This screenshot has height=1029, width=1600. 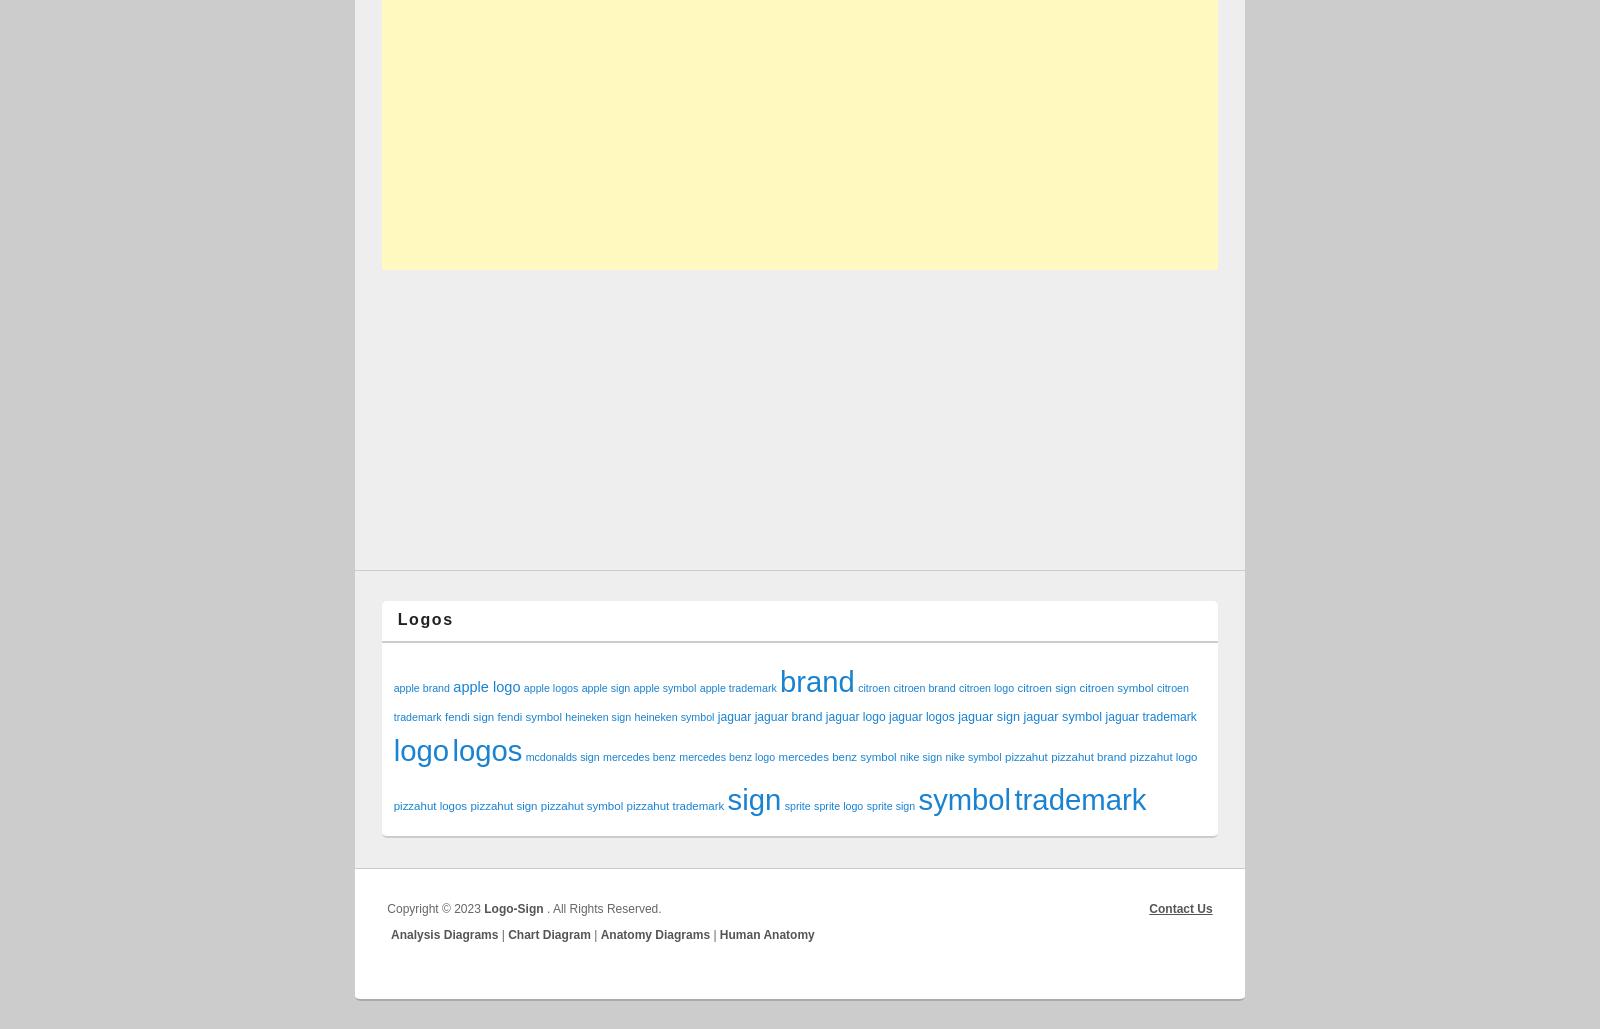 What do you see at coordinates (580, 804) in the screenshot?
I see `'pizzahut symbol'` at bounding box center [580, 804].